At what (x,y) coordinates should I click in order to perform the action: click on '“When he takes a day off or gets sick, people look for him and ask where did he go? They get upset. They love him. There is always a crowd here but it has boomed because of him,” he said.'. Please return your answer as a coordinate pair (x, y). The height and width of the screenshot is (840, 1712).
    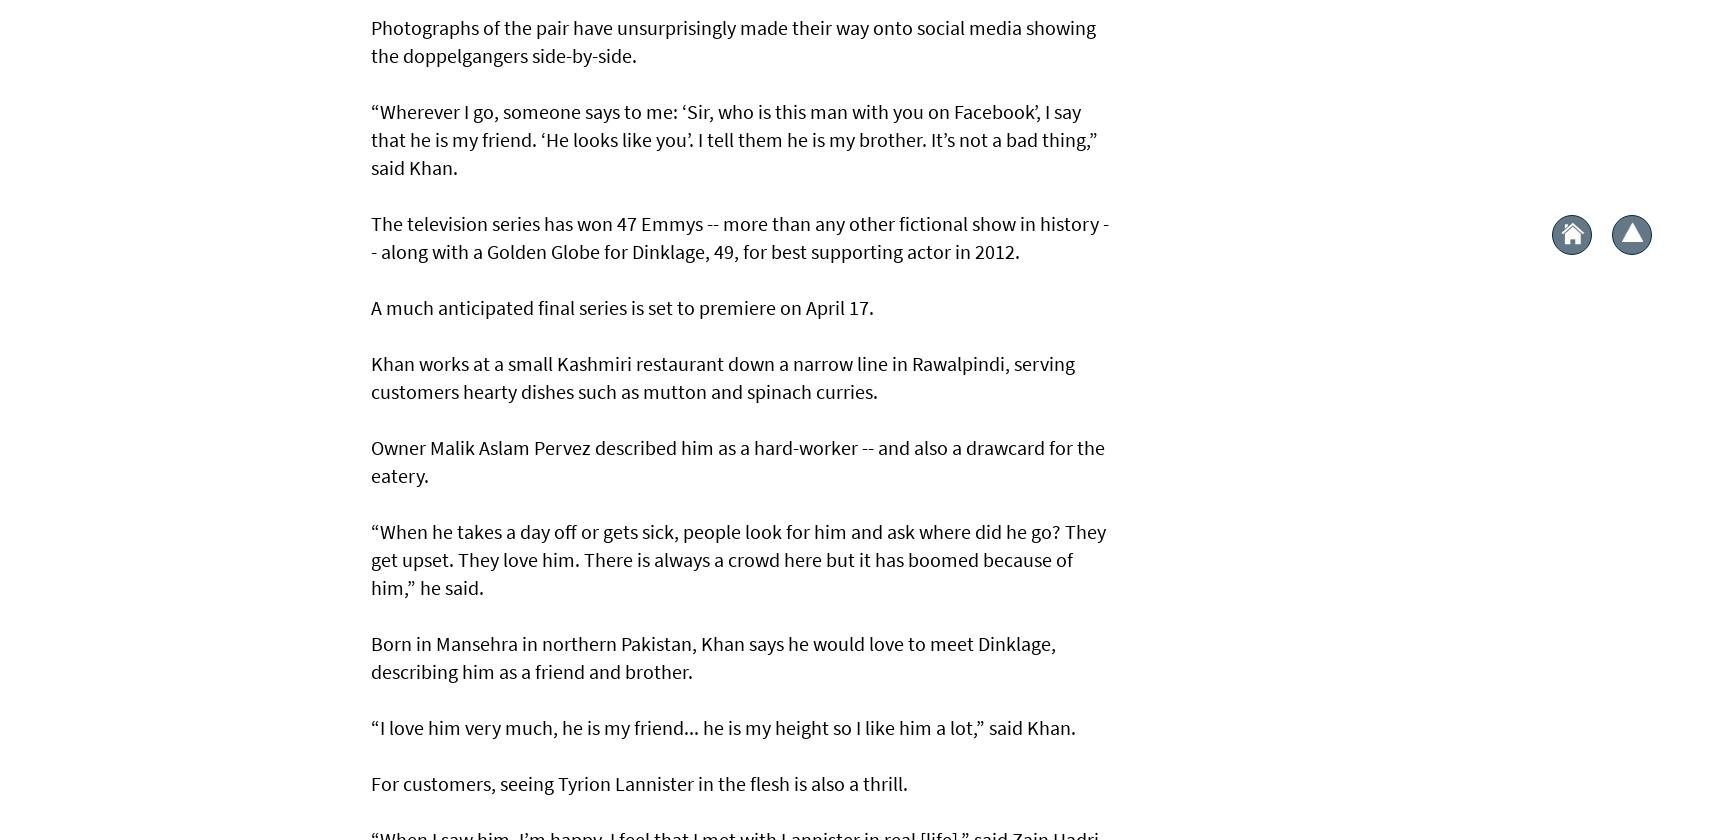
    Looking at the image, I should click on (738, 558).